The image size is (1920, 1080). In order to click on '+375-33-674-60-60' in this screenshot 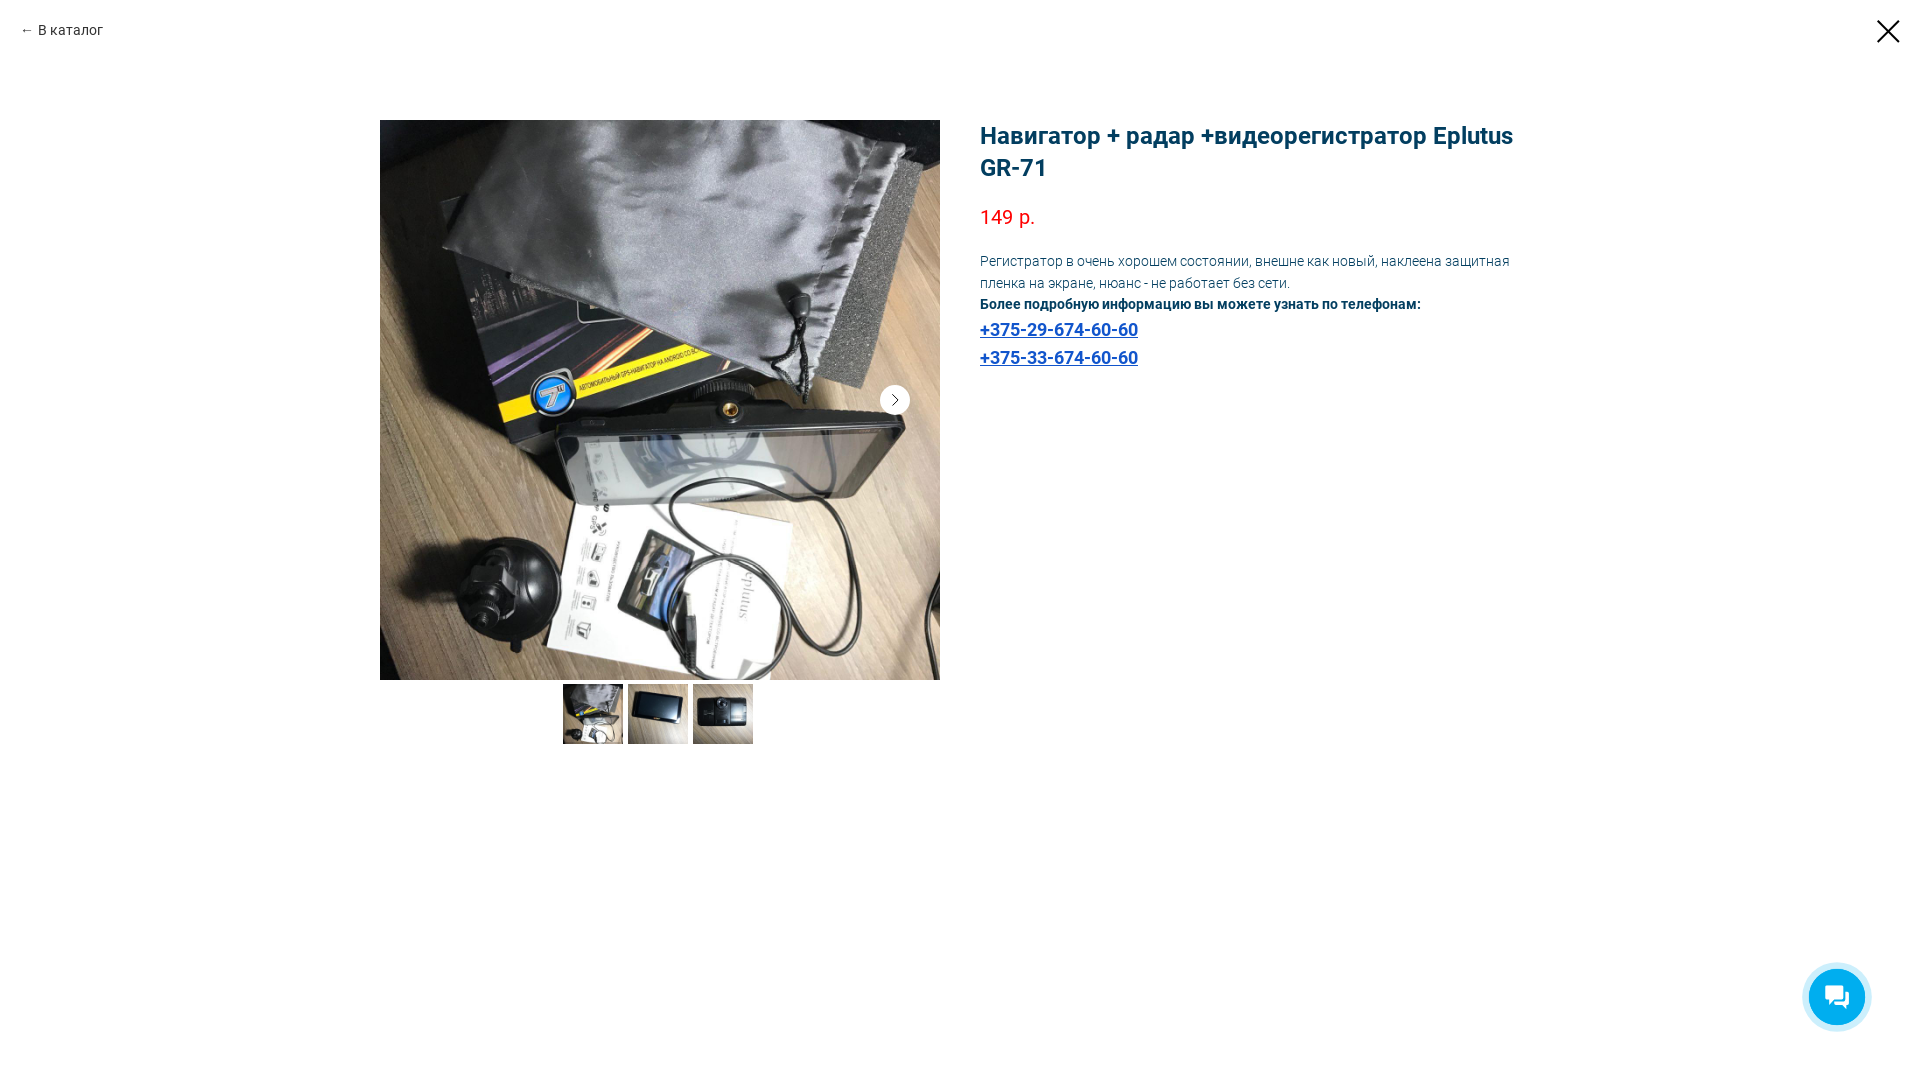, I will do `click(1058, 357)`.